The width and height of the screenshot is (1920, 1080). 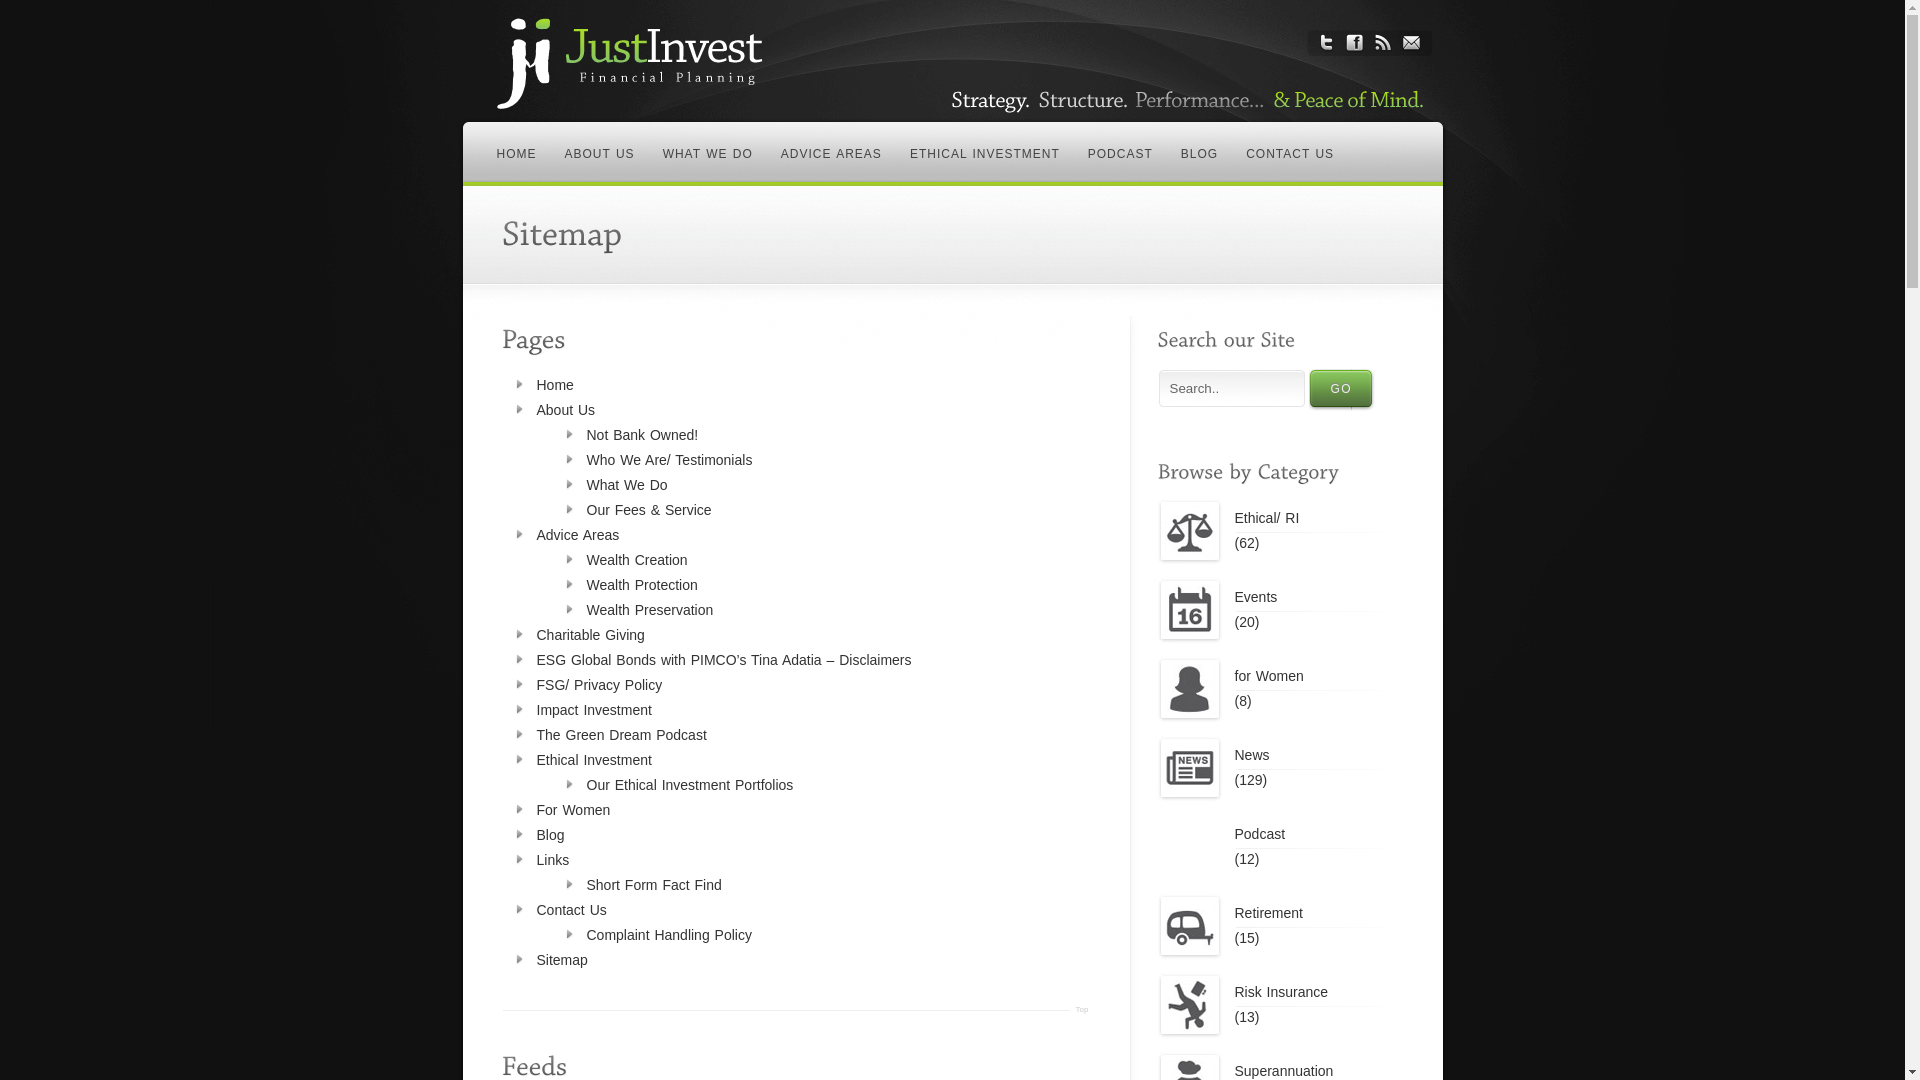 I want to click on 'Wealth Preservation', so click(x=649, y=608).